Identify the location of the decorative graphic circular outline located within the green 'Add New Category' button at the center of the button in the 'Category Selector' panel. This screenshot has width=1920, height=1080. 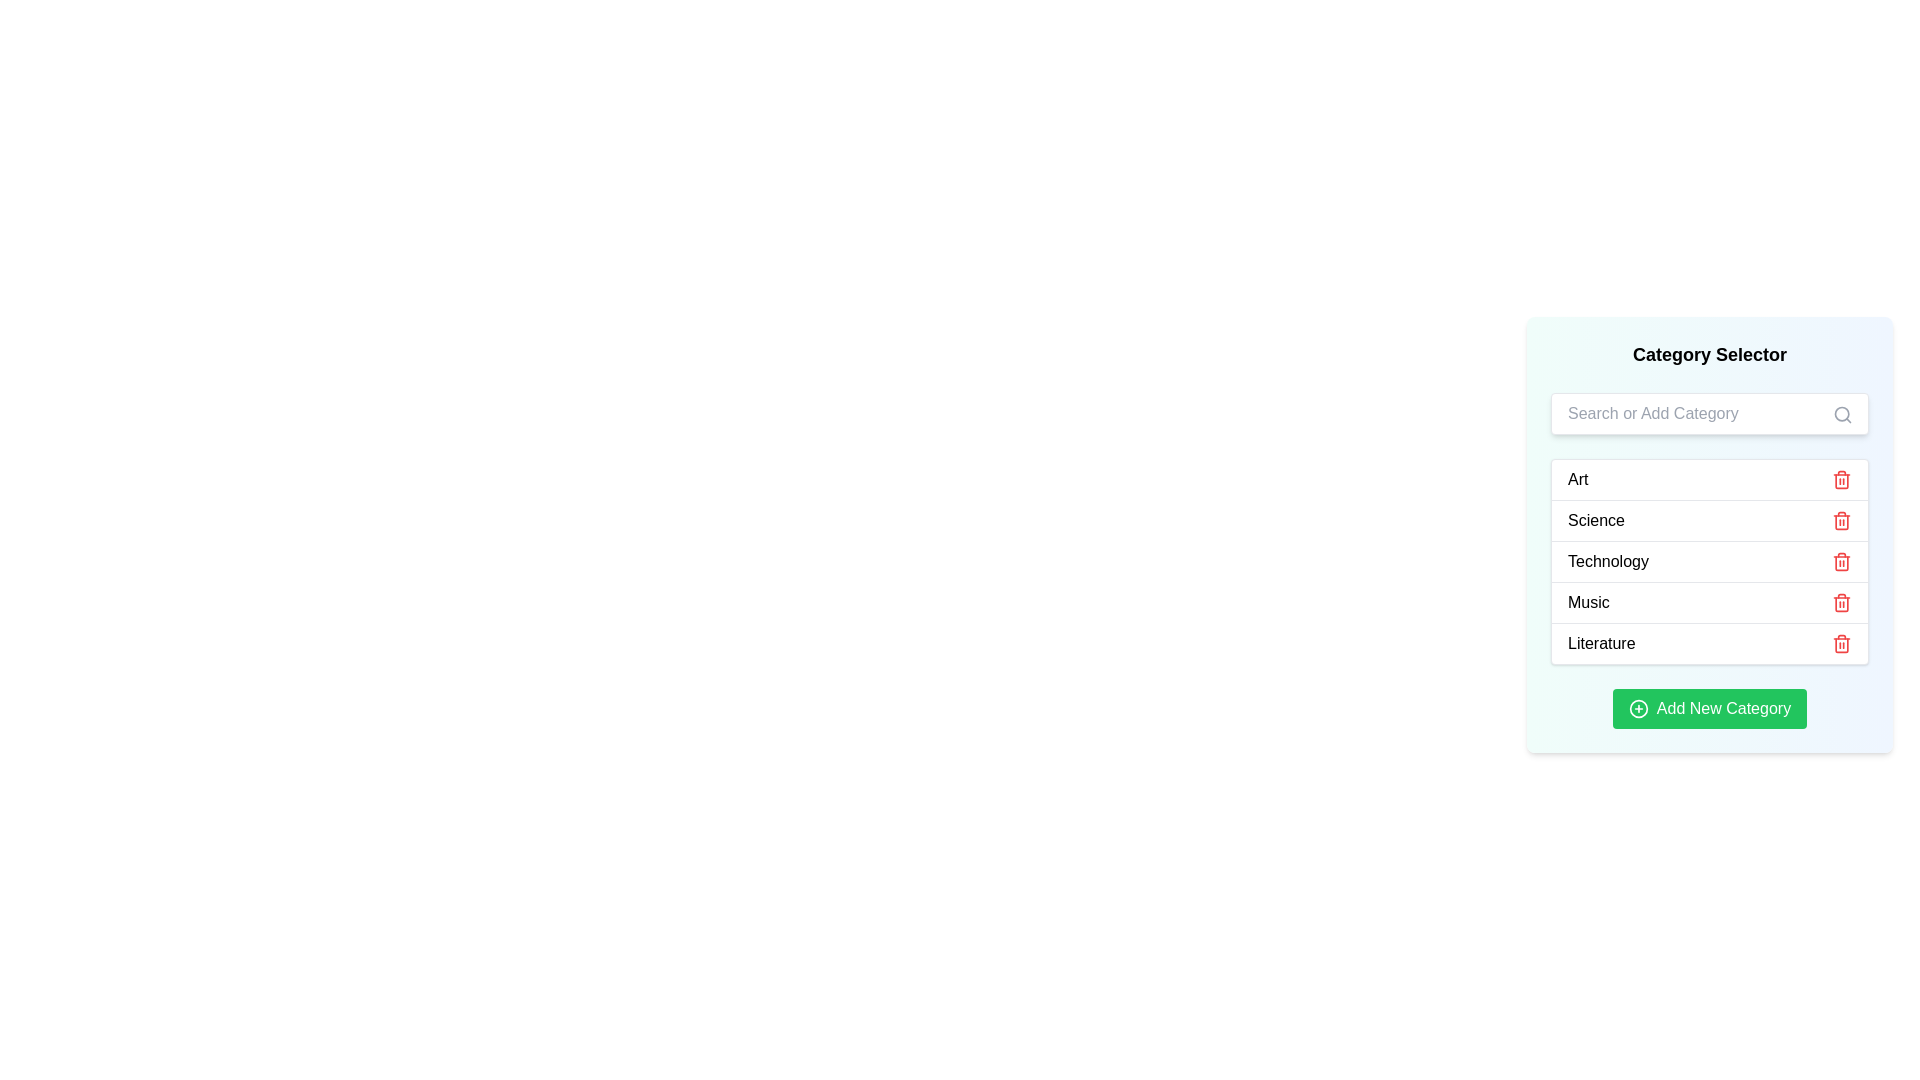
(1638, 708).